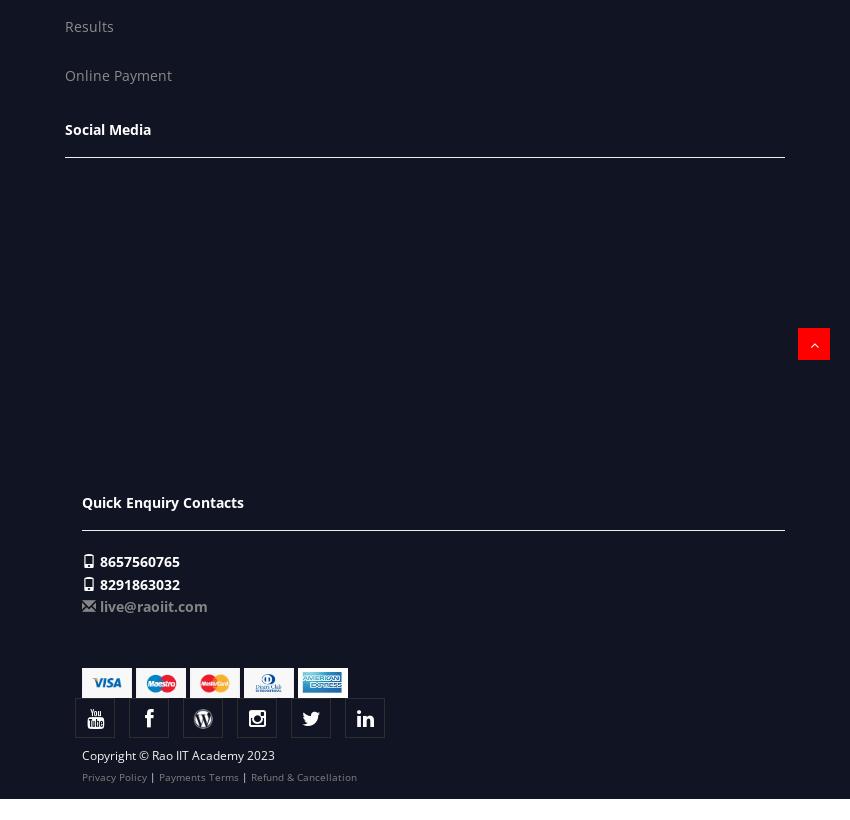 This screenshot has width=850, height=820. I want to click on 'Privacy Policy', so click(82, 777).